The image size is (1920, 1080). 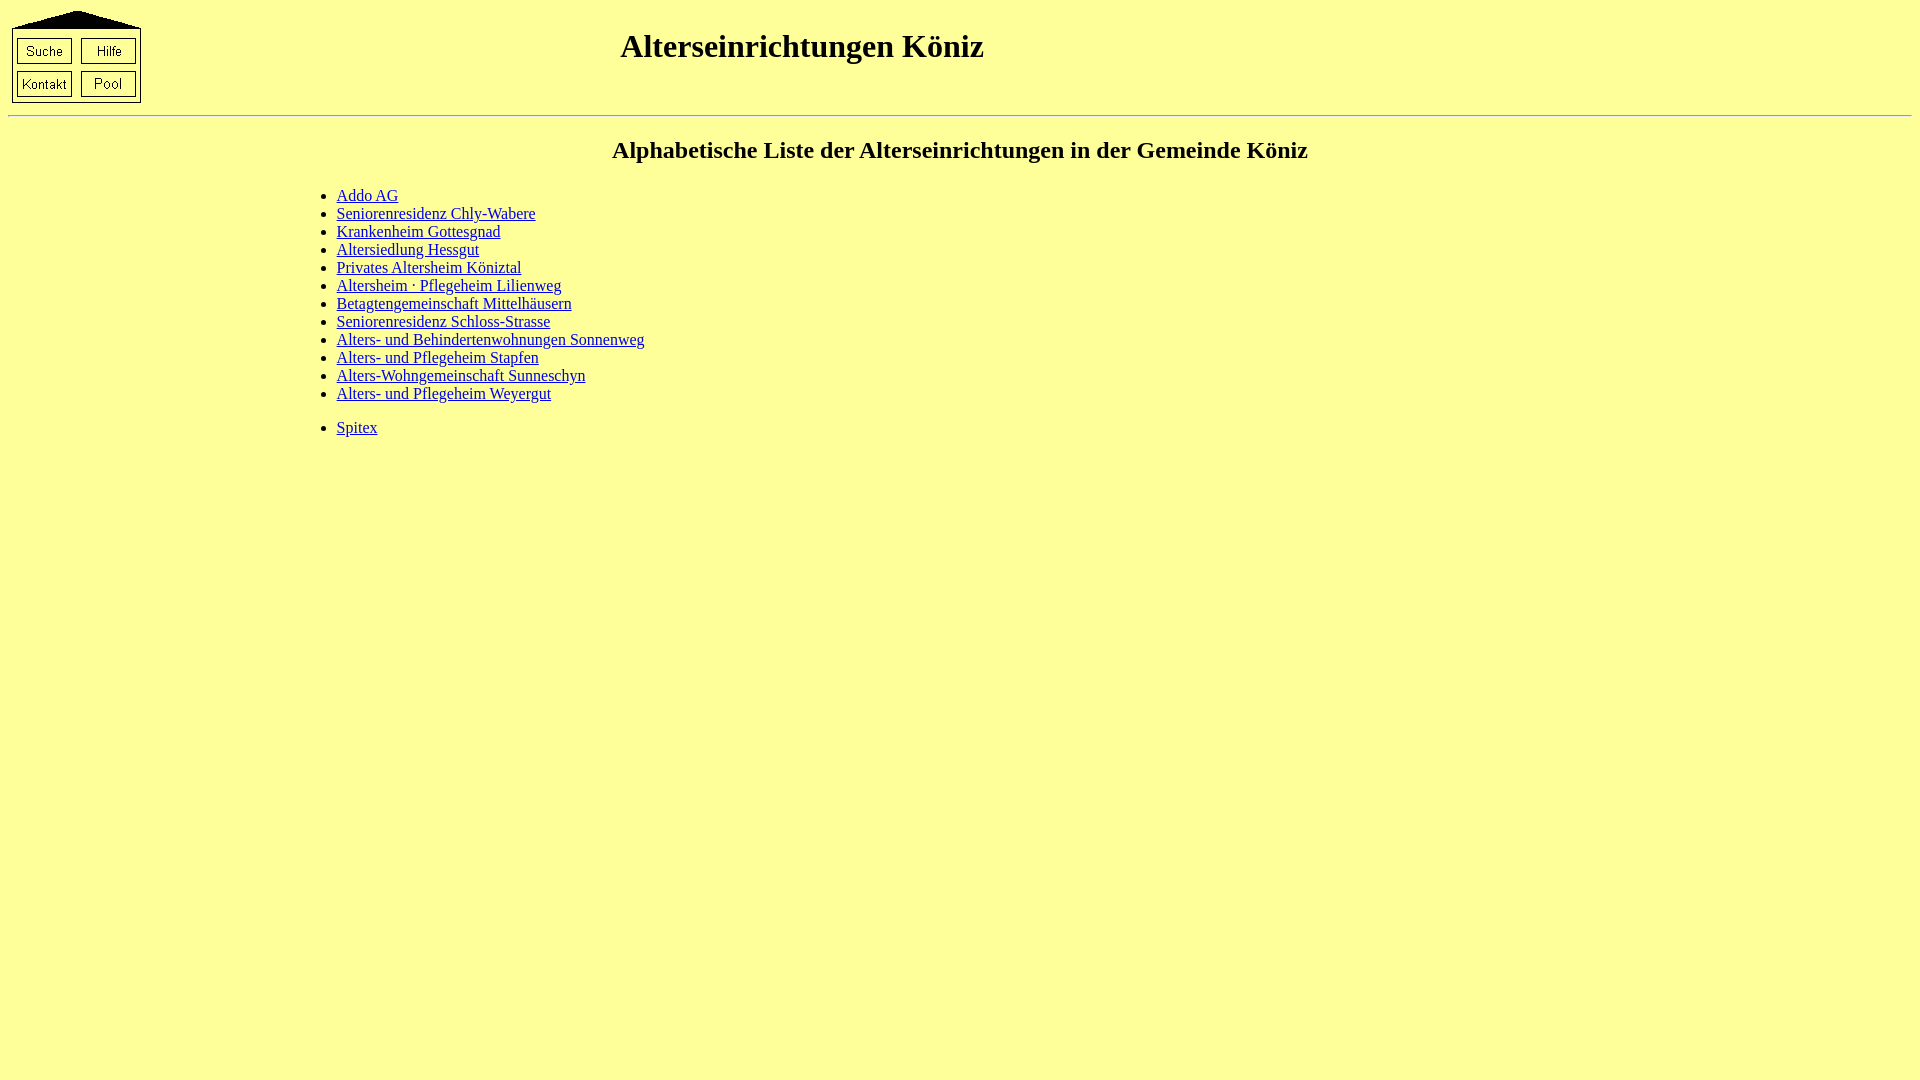 I want to click on 'Seniorenresidenz Chly-Wabere', so click(x=435, y=213).